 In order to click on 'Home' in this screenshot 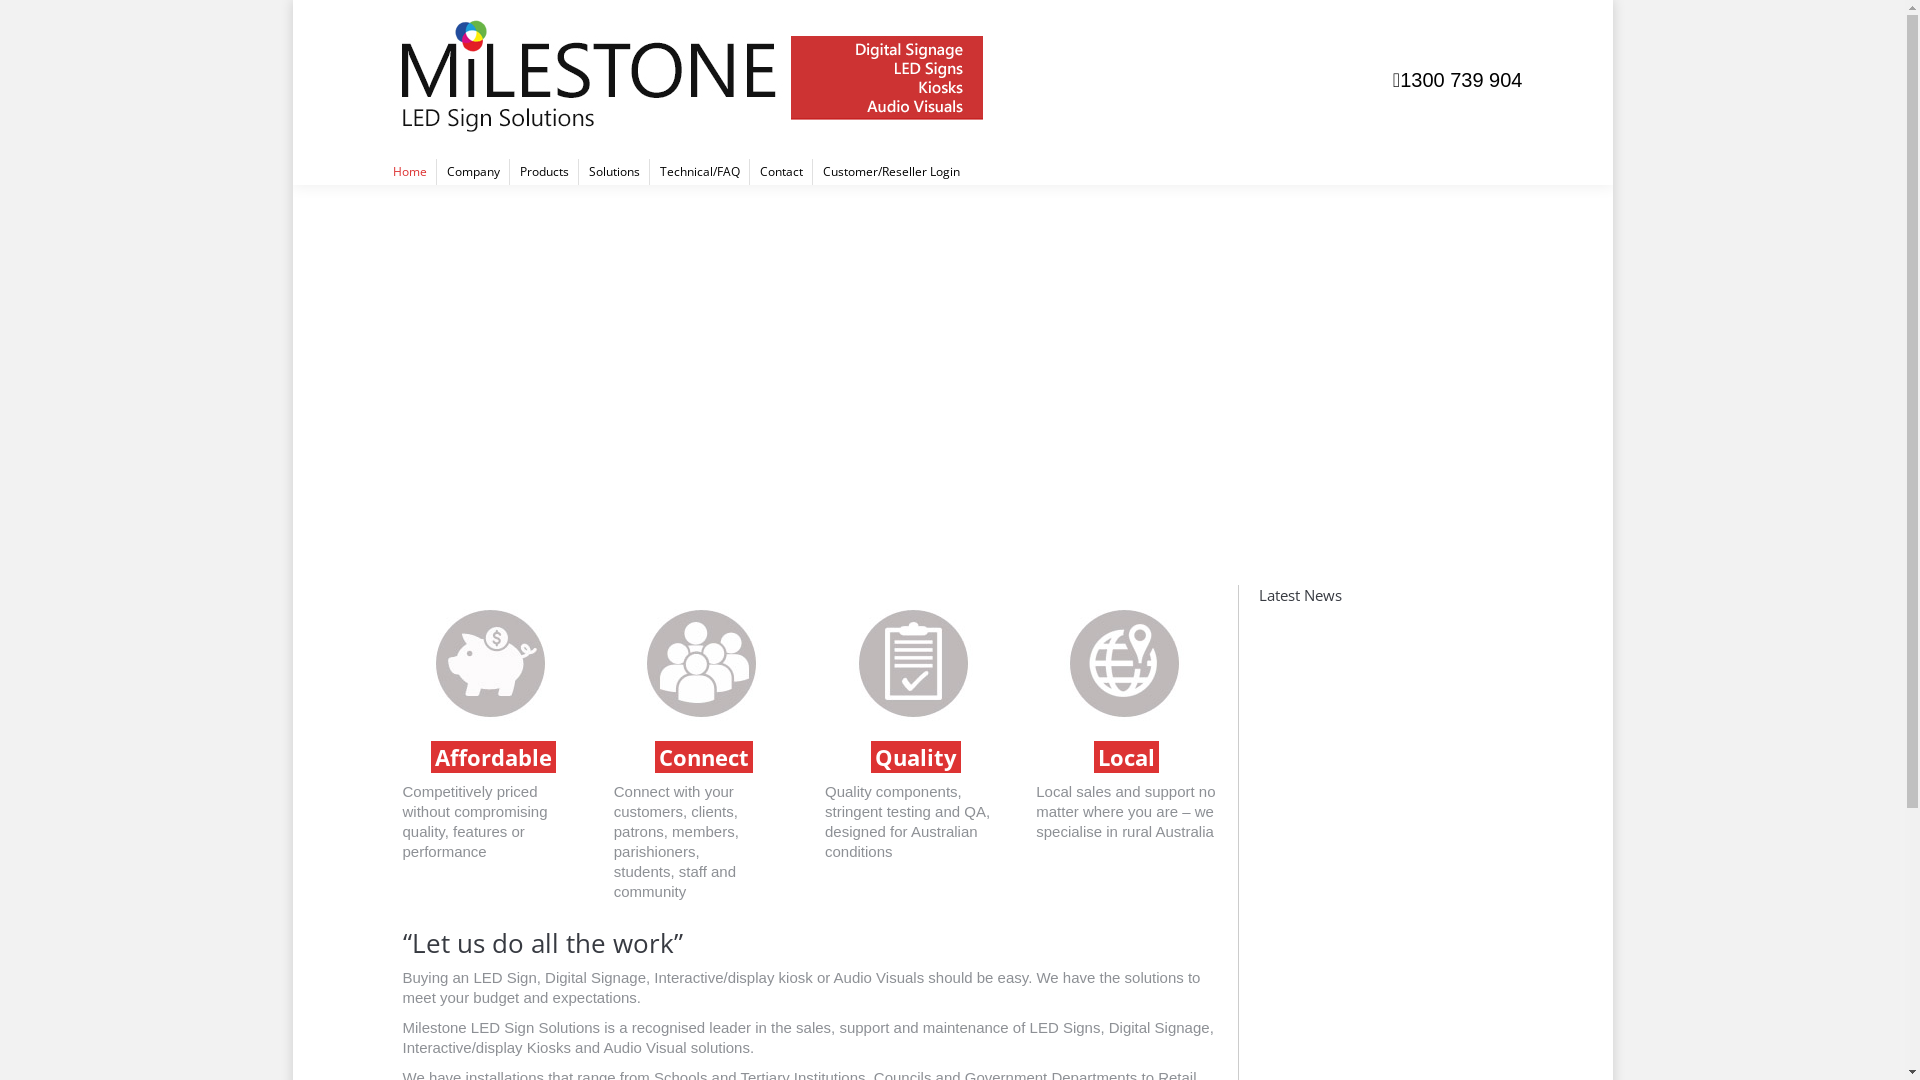, I will do `click(407, 171)`.